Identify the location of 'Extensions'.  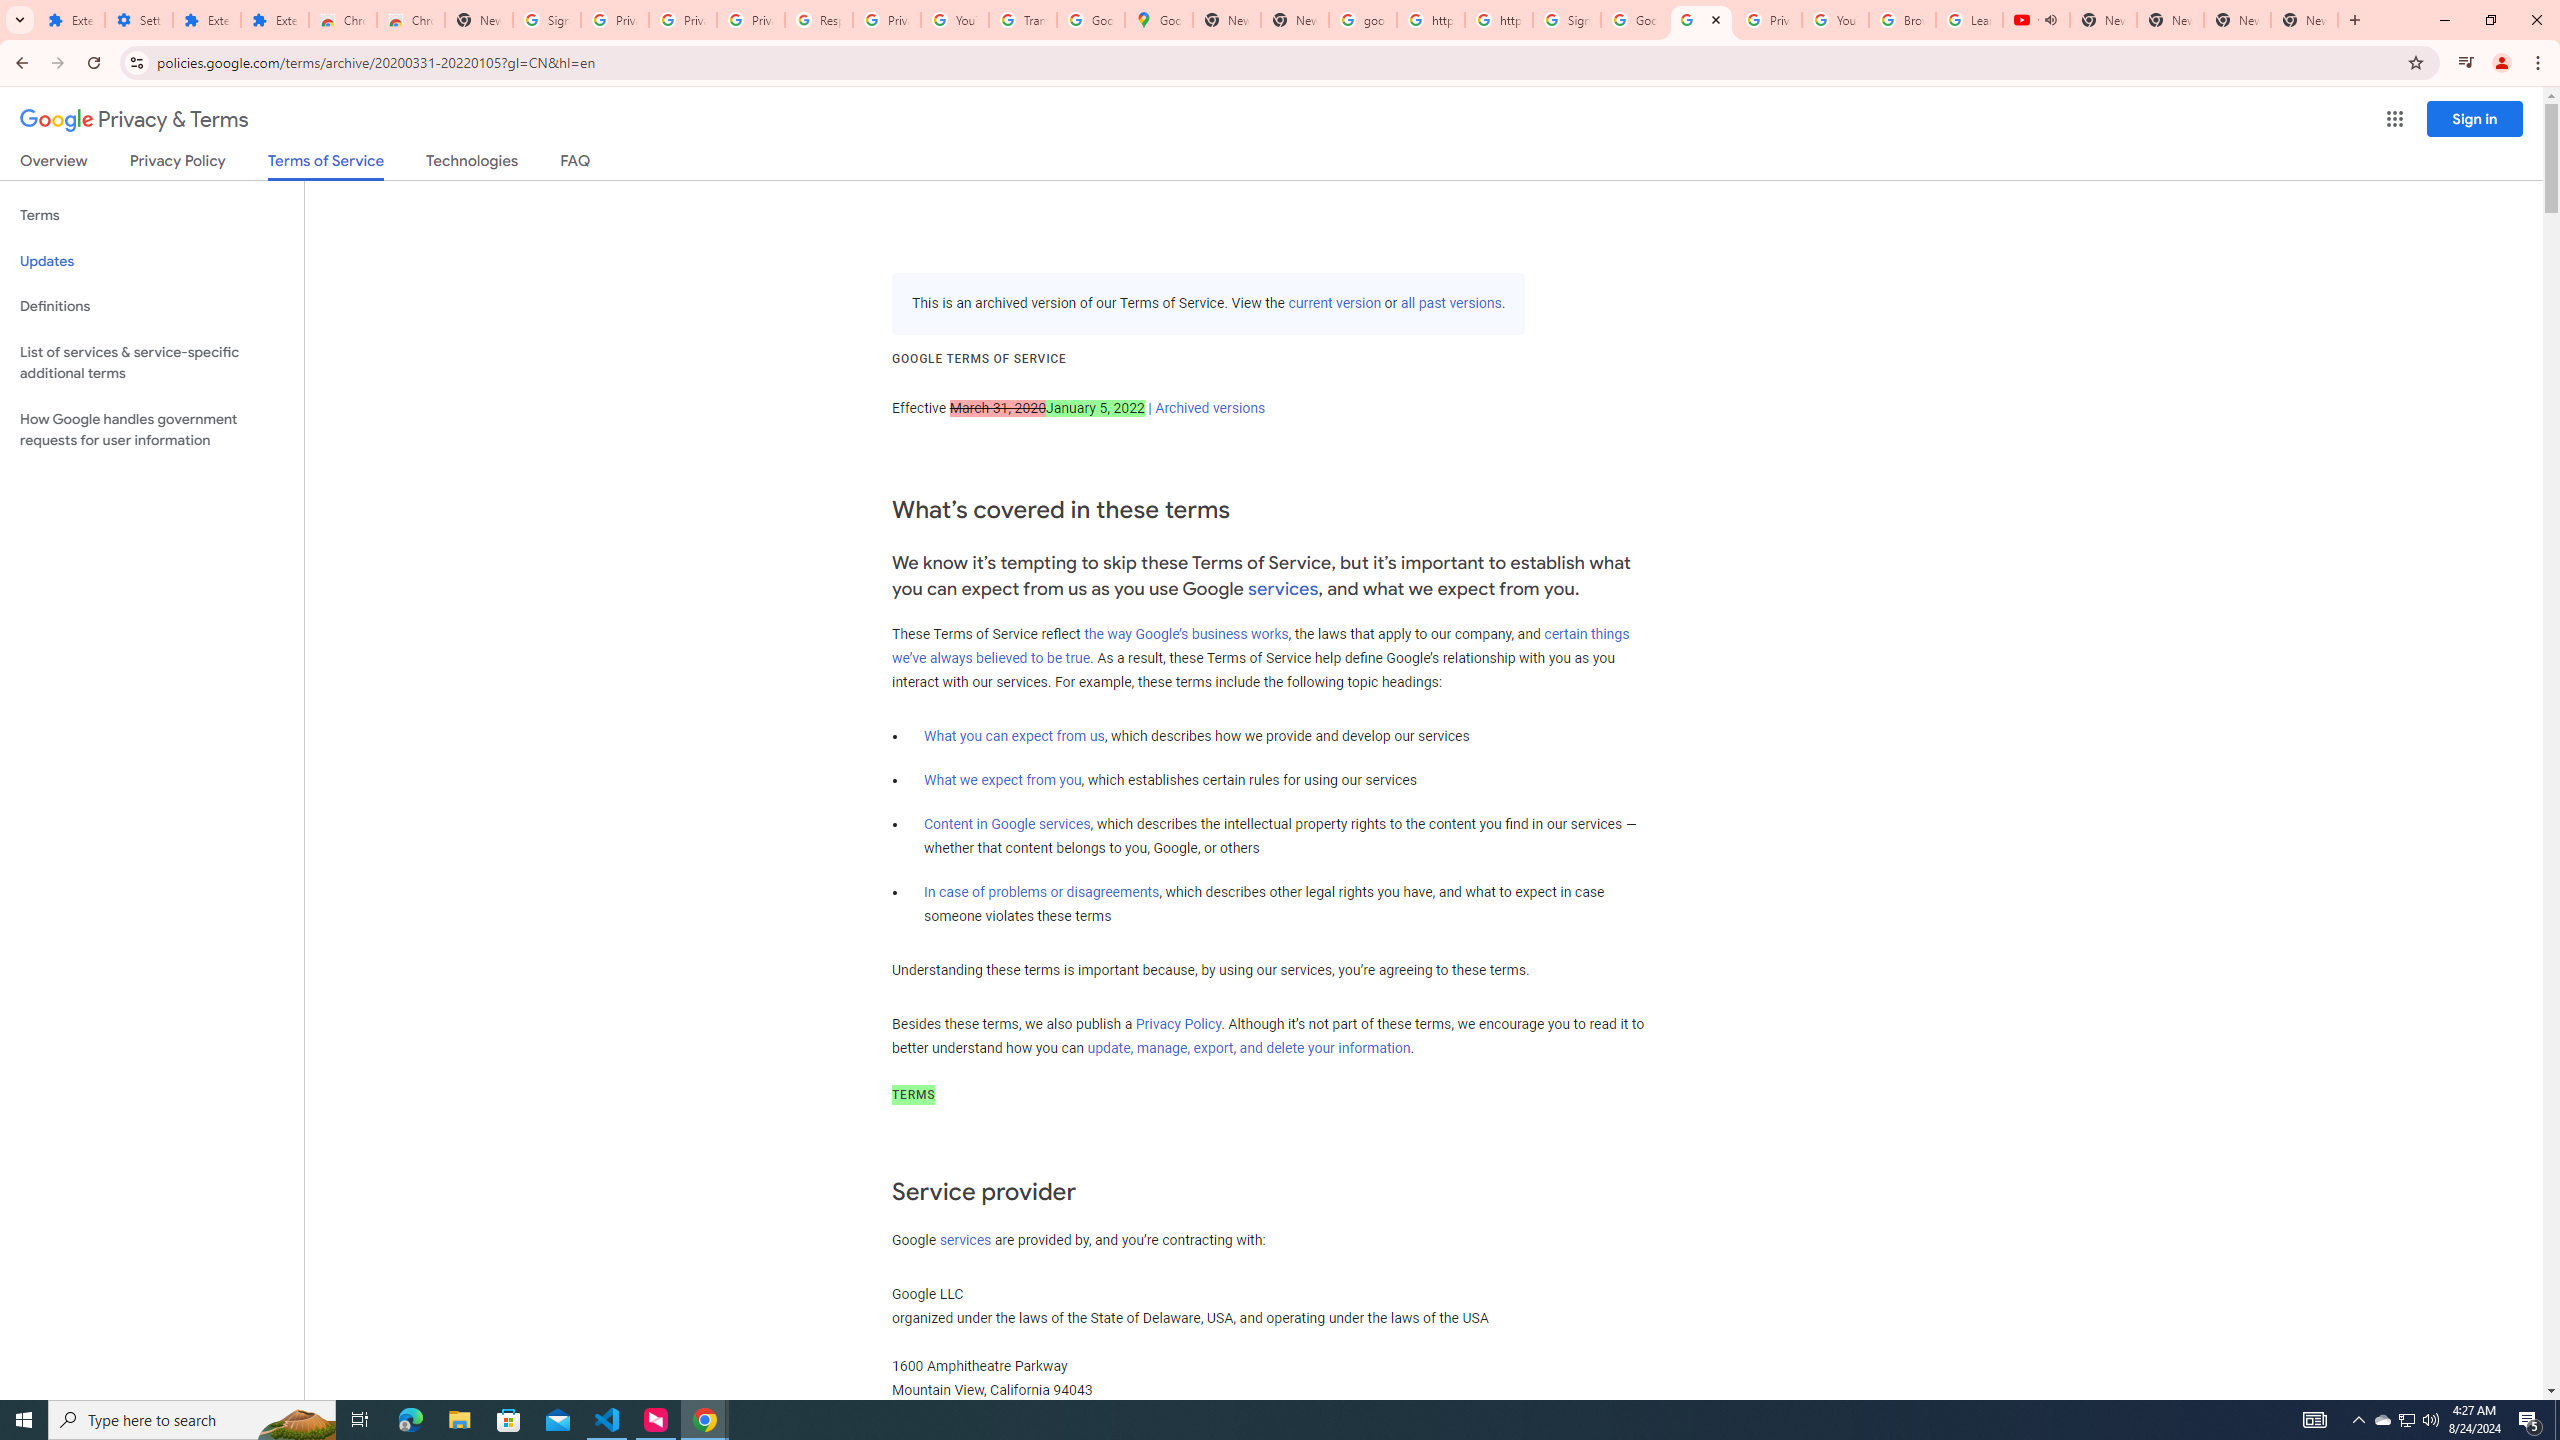
(70, 19).